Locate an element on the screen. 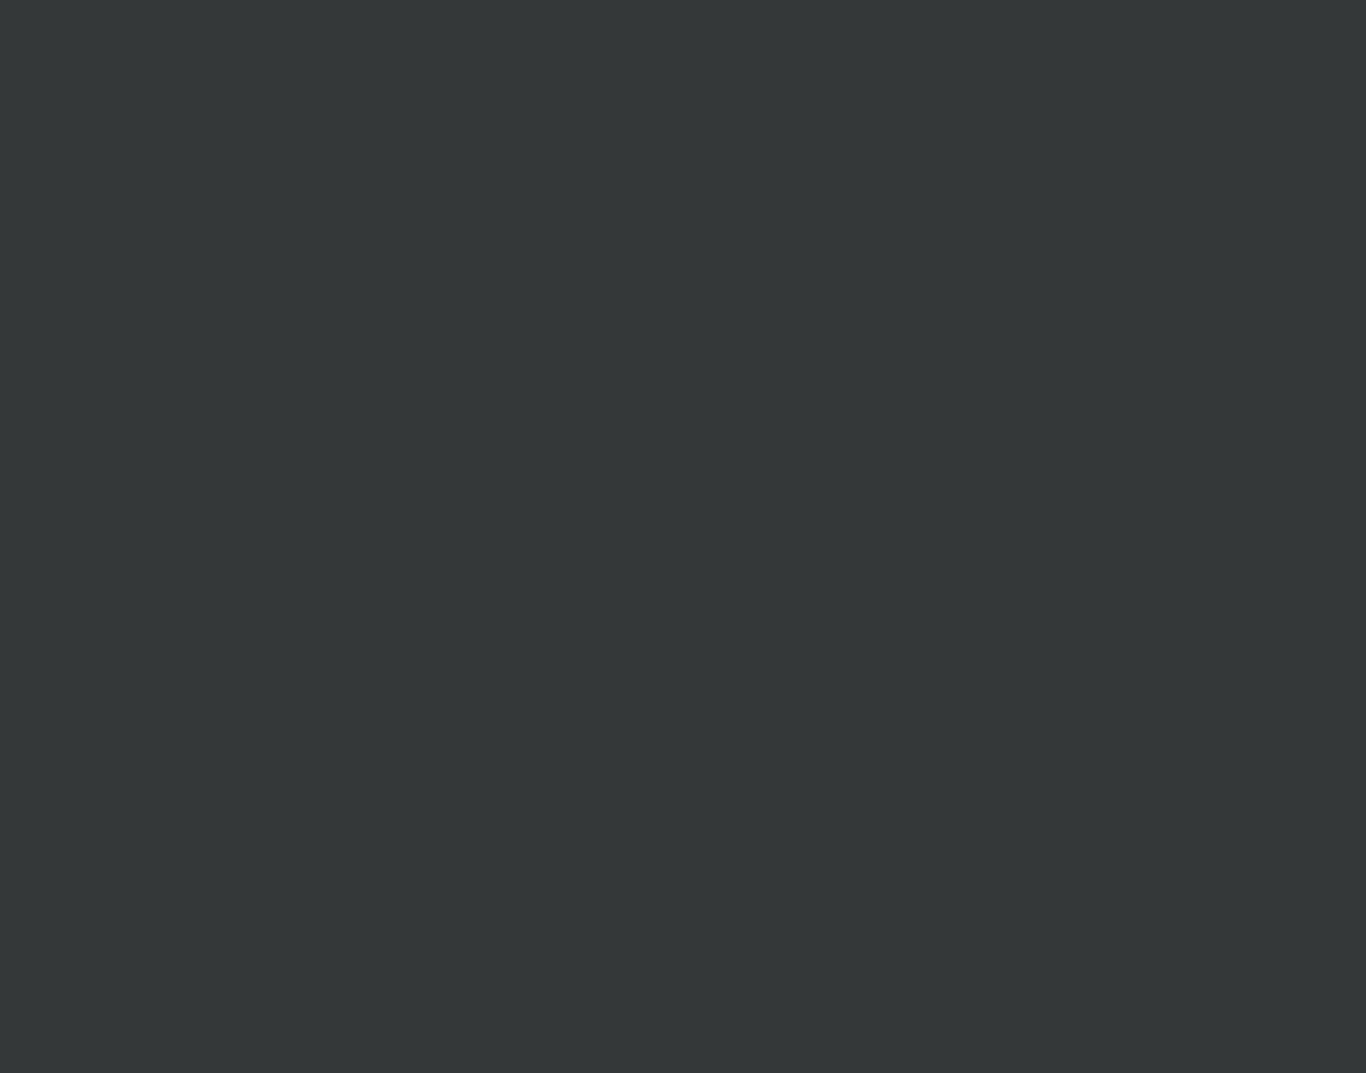 This screenshot has height=1073, width=1366. 'read to self' is located at coordinates (1009, 200).